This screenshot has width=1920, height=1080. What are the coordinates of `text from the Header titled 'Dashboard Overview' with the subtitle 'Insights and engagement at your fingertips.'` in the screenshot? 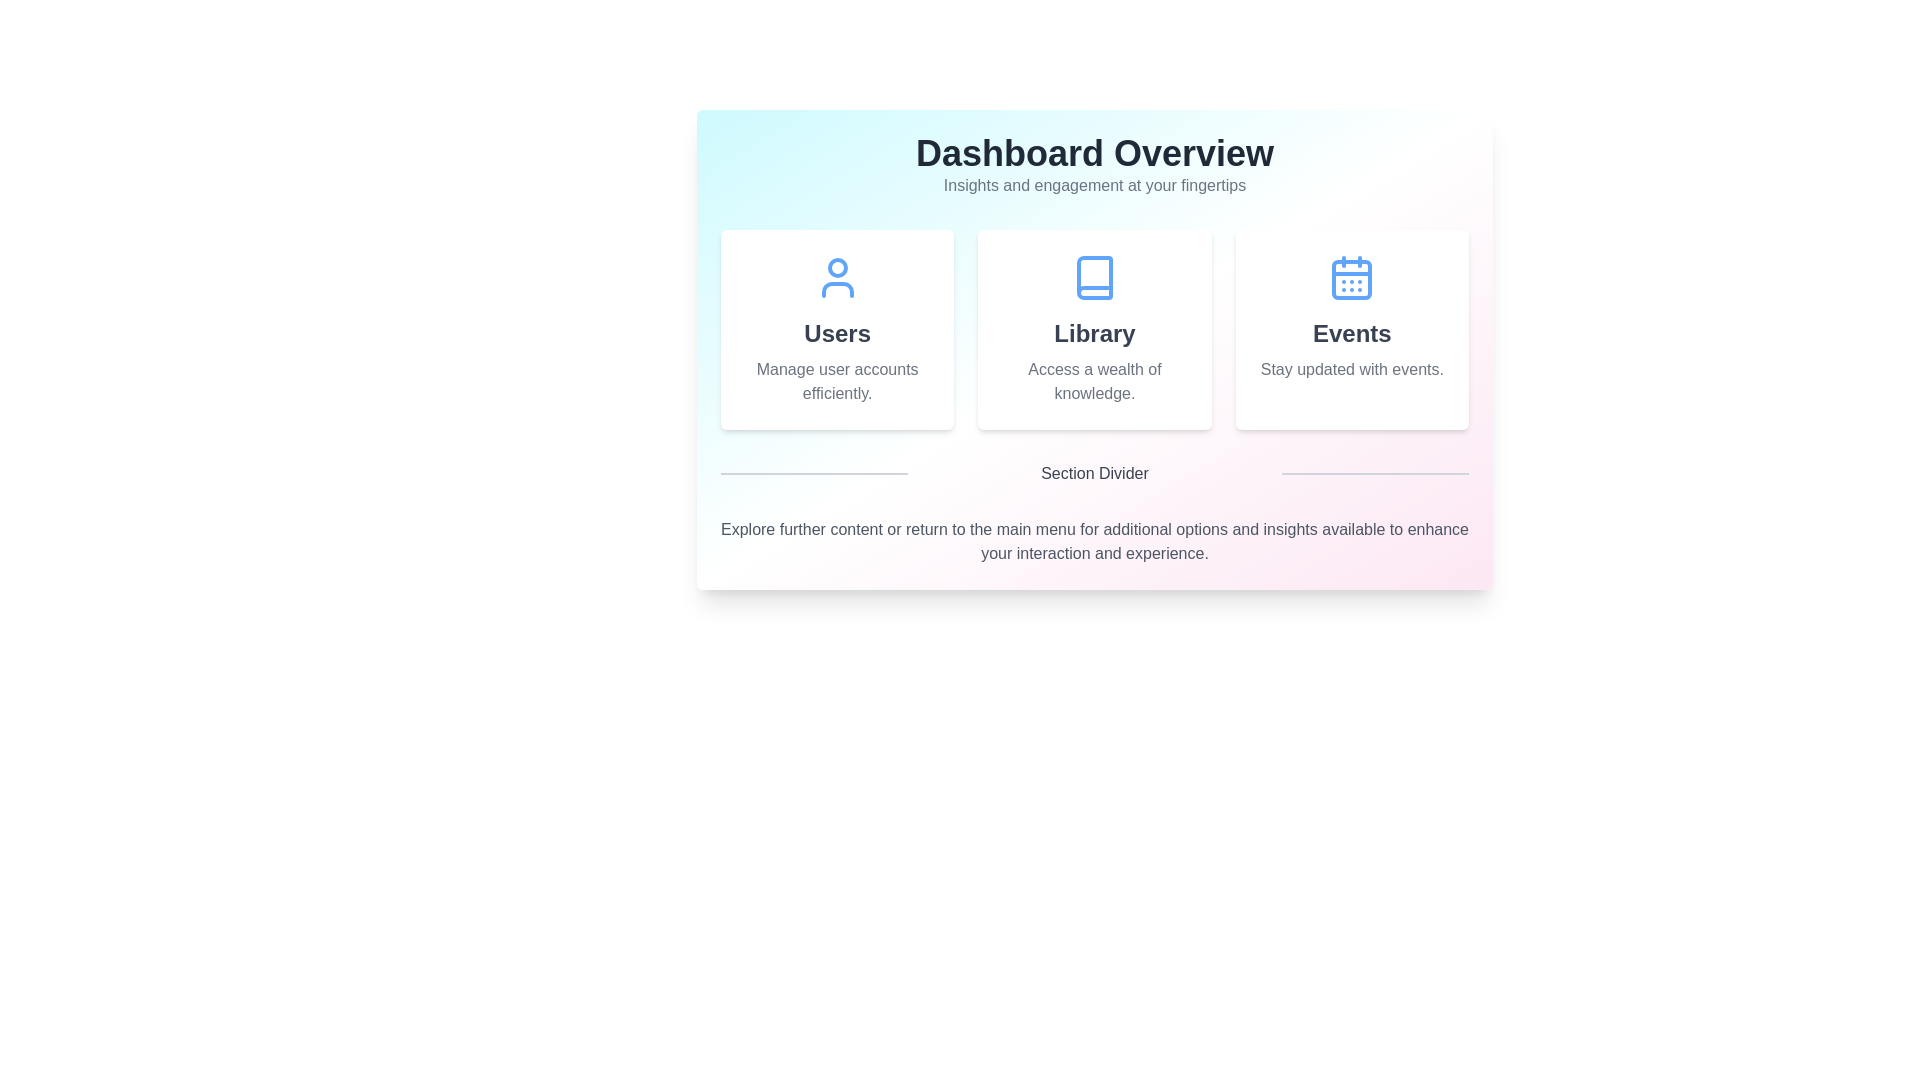 It's located at (1093, 181).